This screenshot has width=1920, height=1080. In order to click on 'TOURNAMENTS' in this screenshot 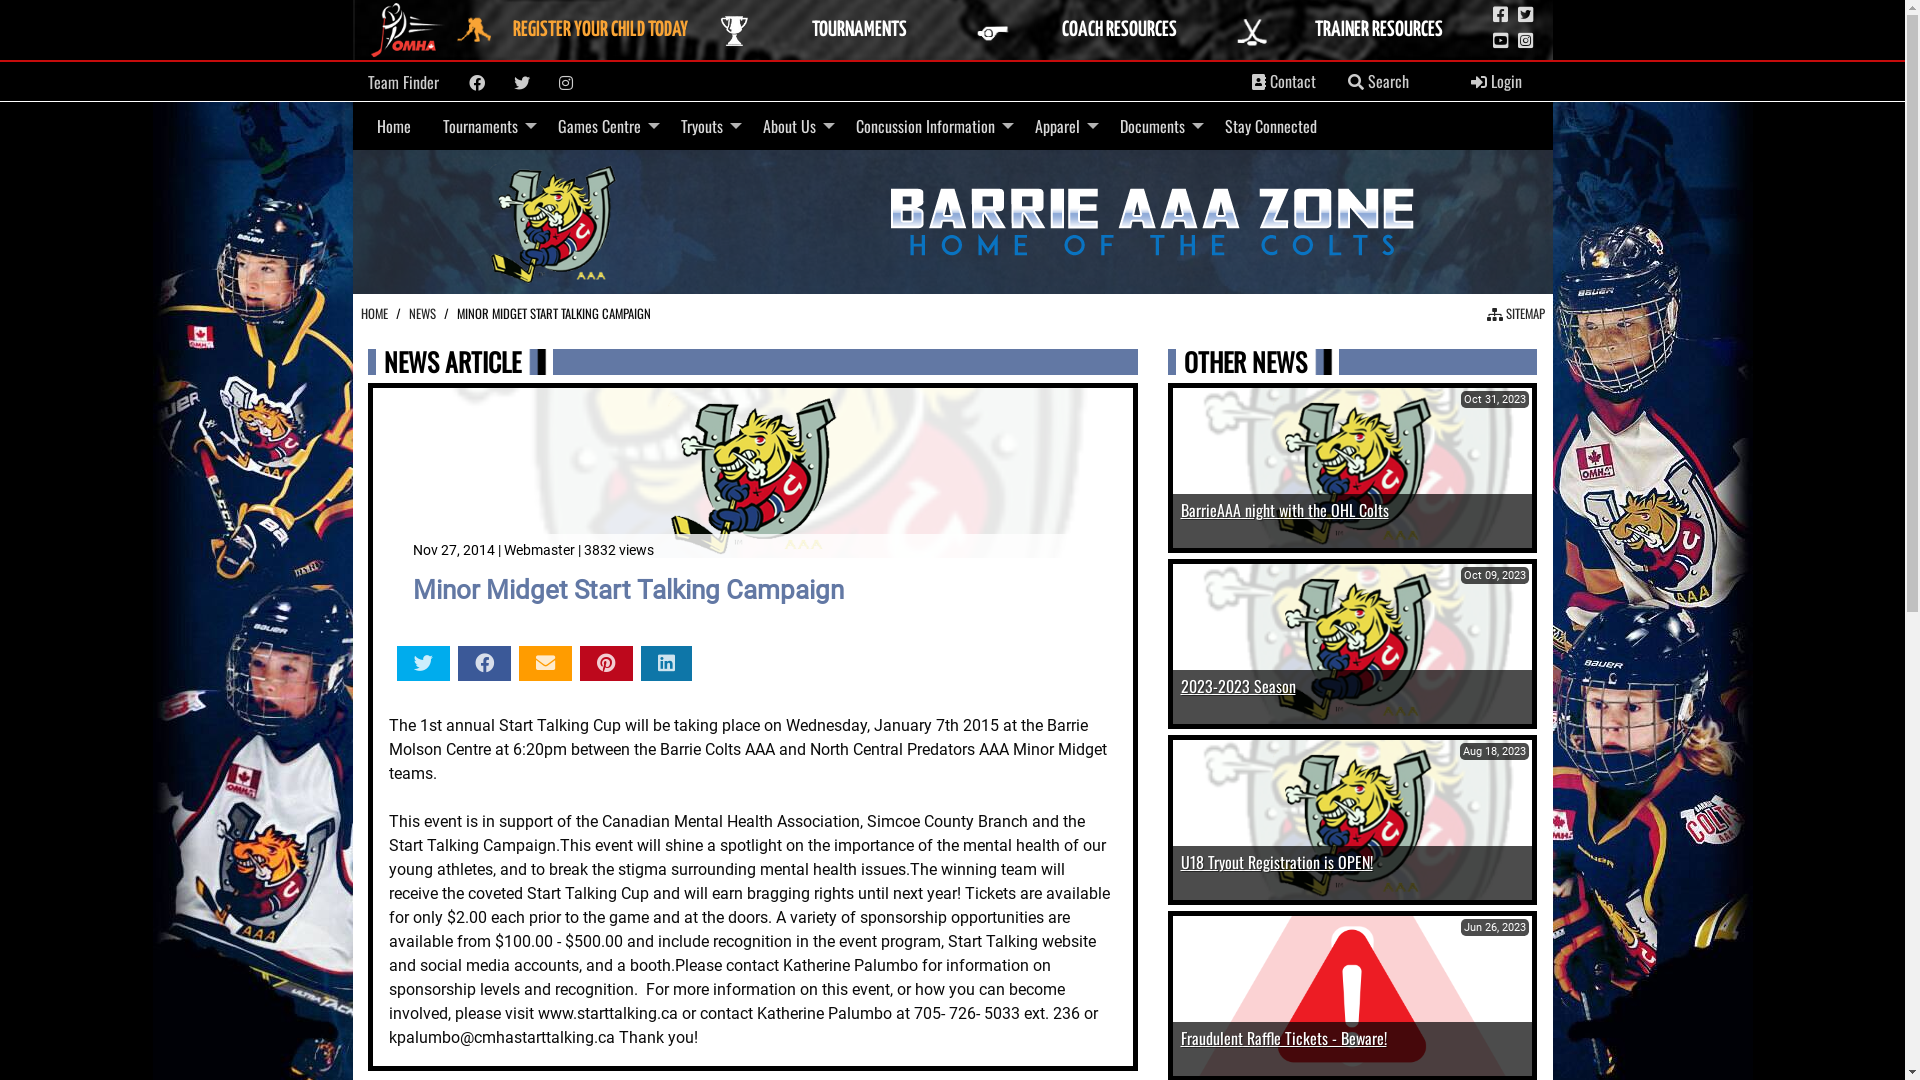, I will do `click(839, 30)`.